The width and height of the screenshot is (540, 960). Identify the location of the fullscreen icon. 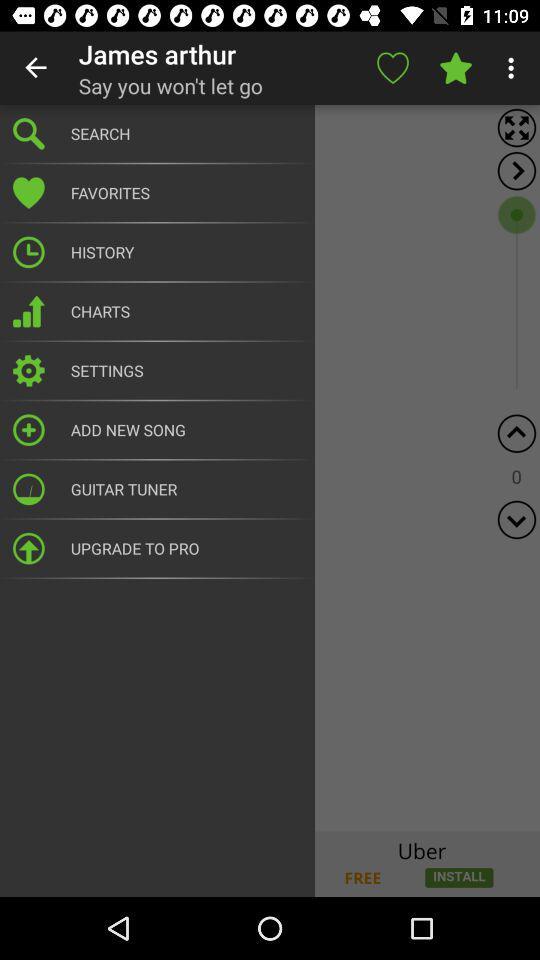
(516, 127).